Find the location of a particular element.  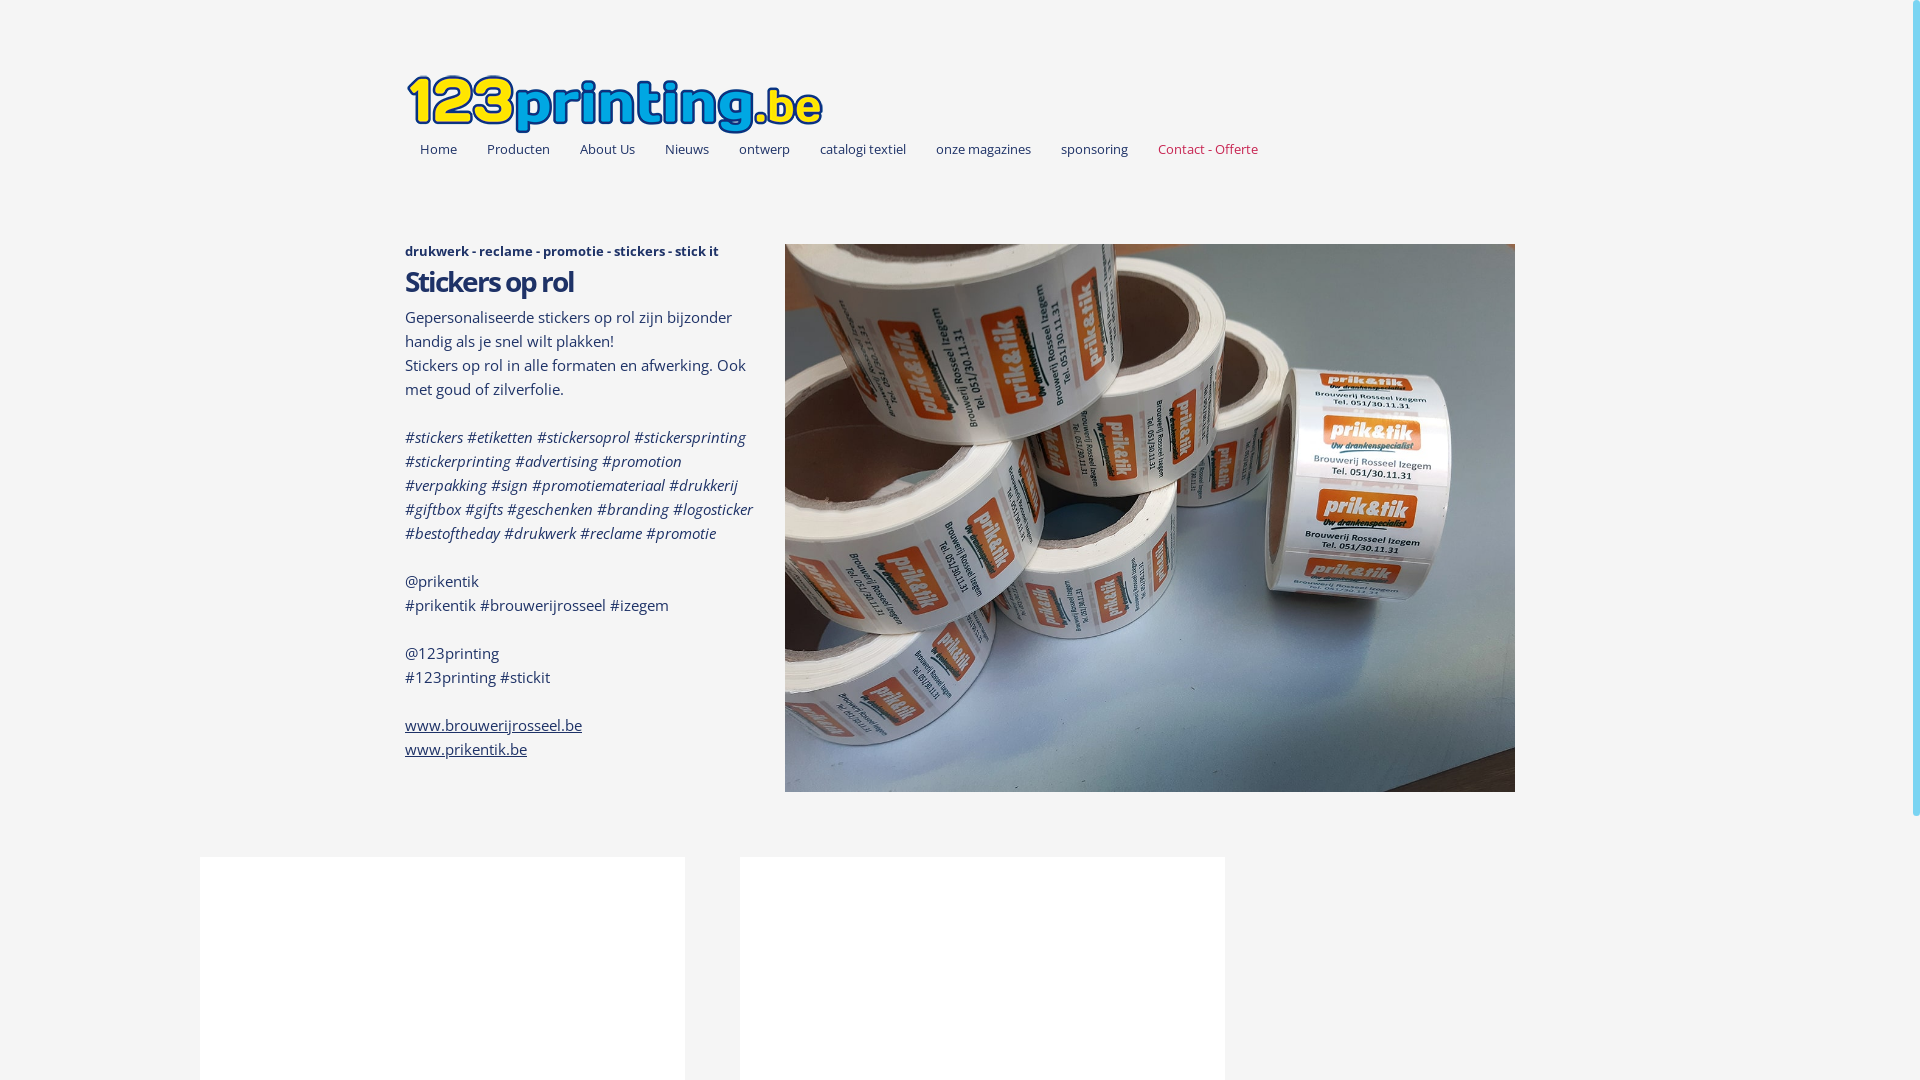

'About Us' is located at coordinates (564, 149).